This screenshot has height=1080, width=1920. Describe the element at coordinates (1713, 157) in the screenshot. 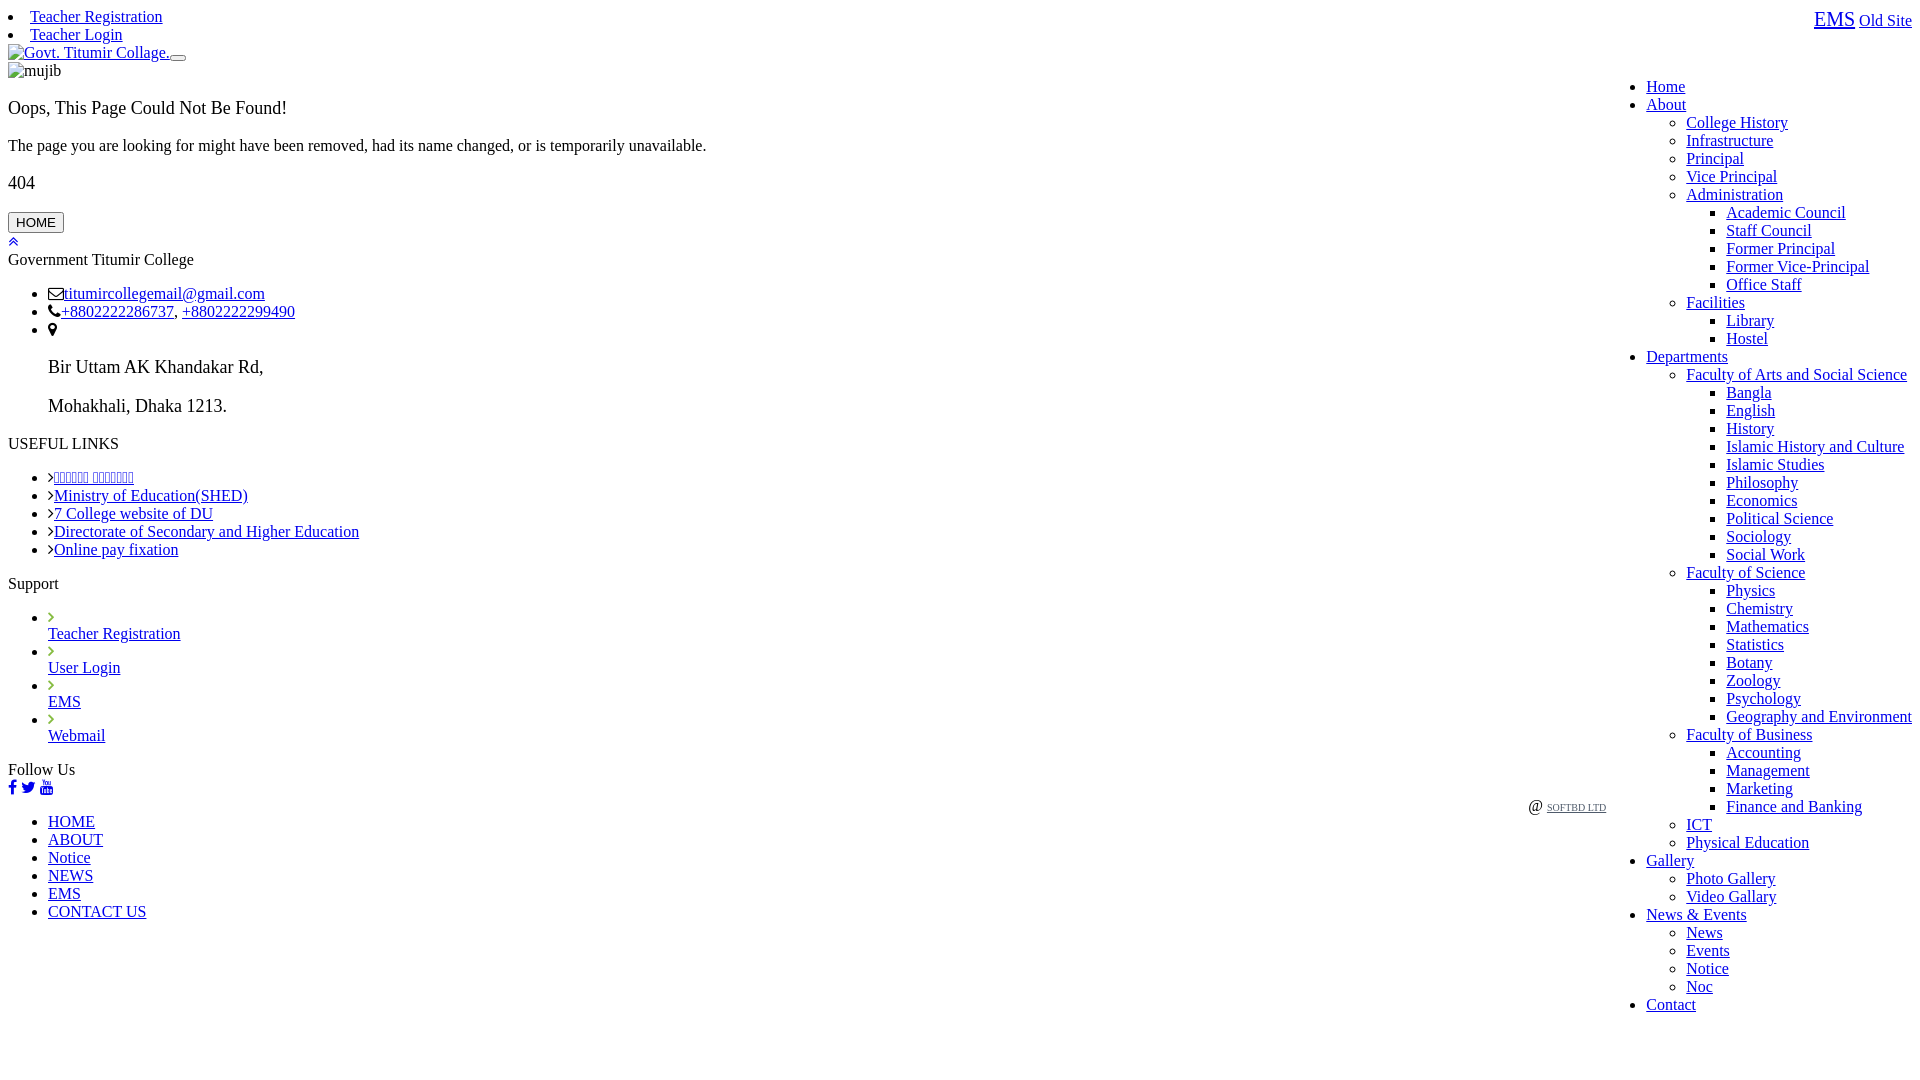

I see `'Principal'` at that location.